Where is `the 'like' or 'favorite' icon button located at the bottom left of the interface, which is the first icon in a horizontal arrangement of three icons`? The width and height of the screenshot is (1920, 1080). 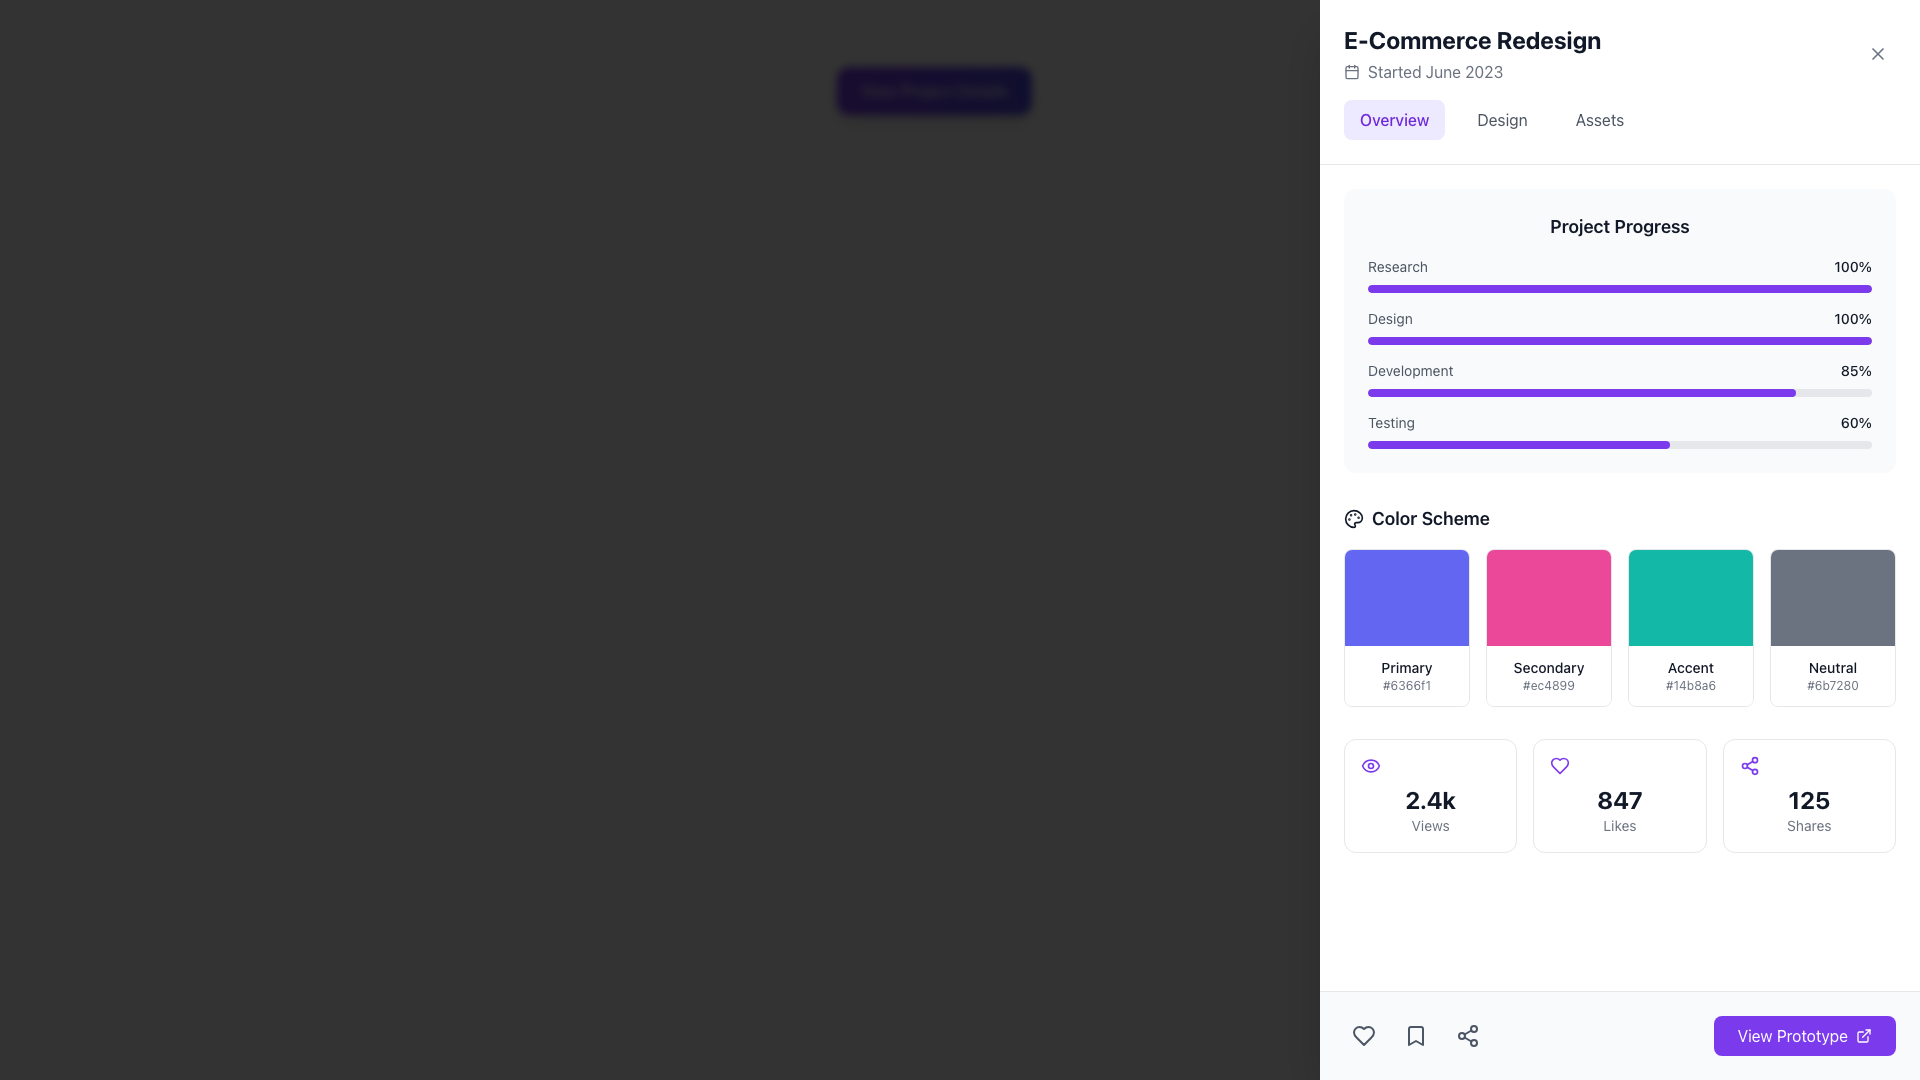 the 'like' or 'favorite' icon button located at the bottom left of the interface, which is the first icon in a horizontal arrangement of three icons is located at coordinates (1362, 1035).